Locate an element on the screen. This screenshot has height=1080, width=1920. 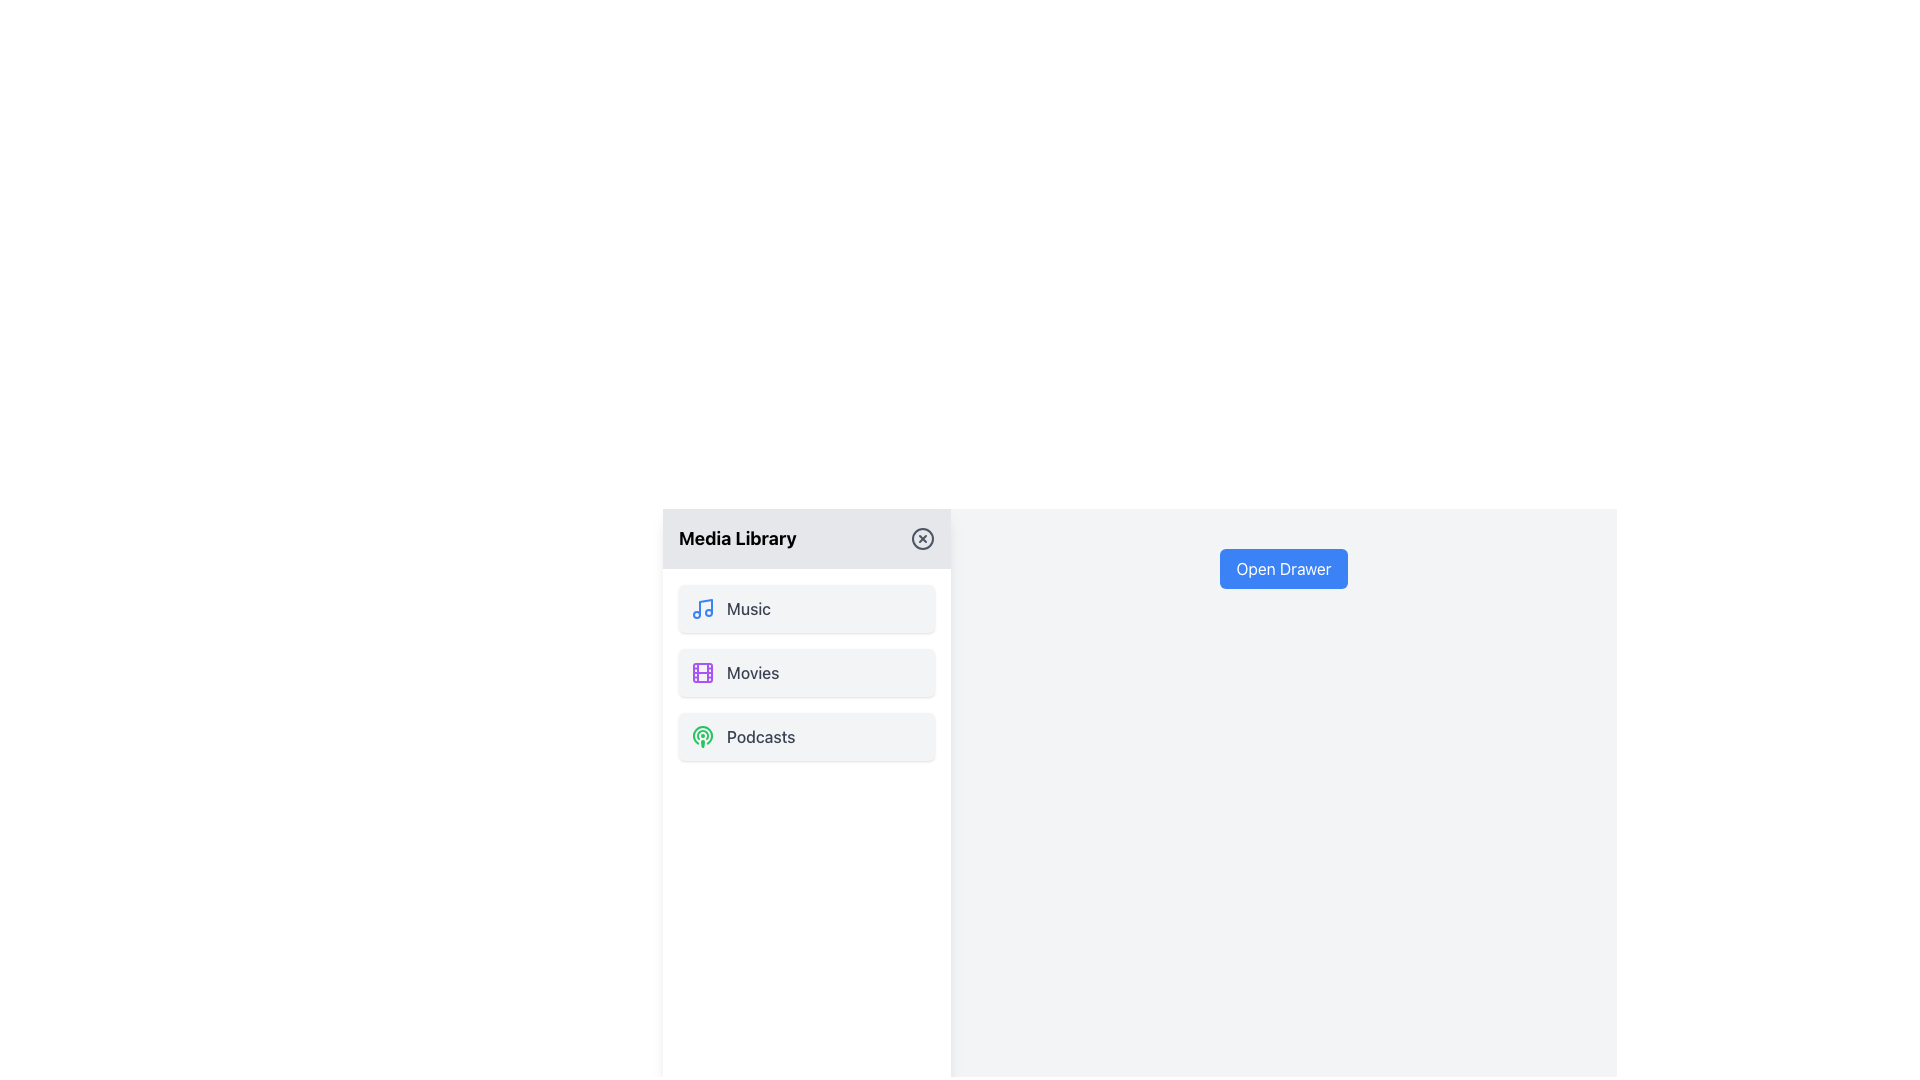
the 'Movies' button in the Media Library sidebar is located at coordinates (806, 672).